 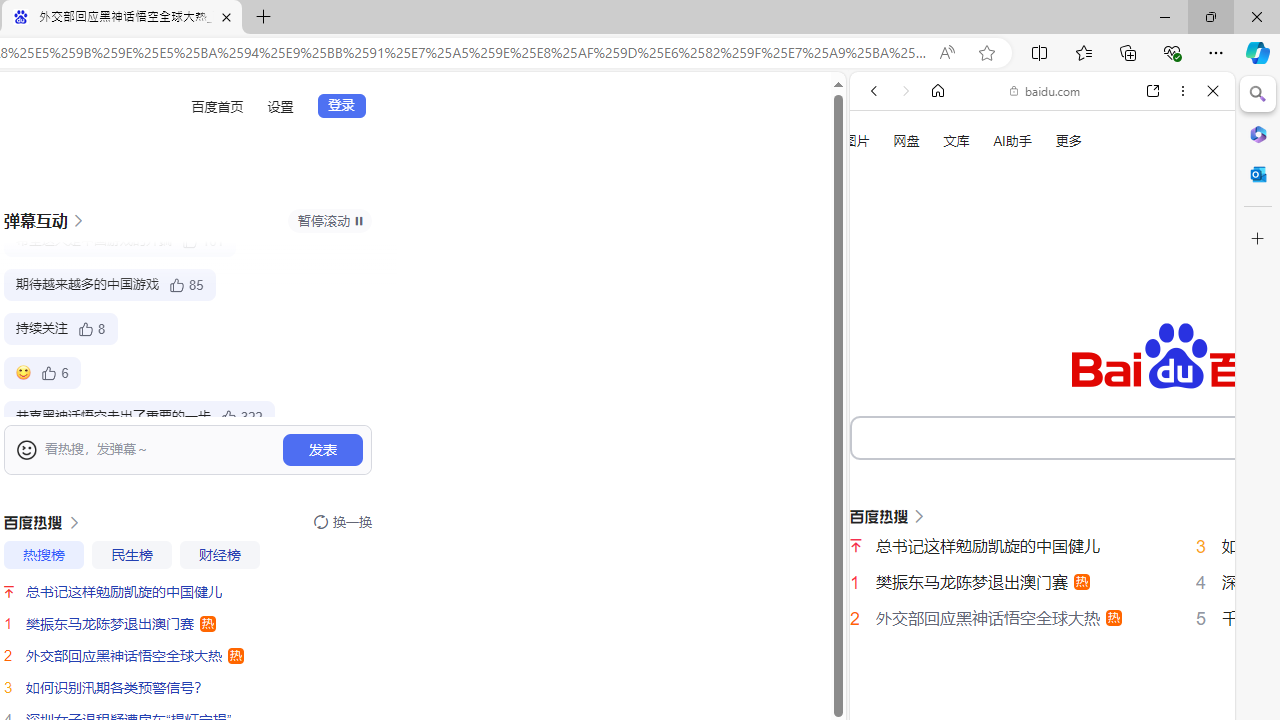 What do you see at coordinates (1040, 51) in the screenshot?
I see `'Split screen'` at bounding box center [1040, 51].